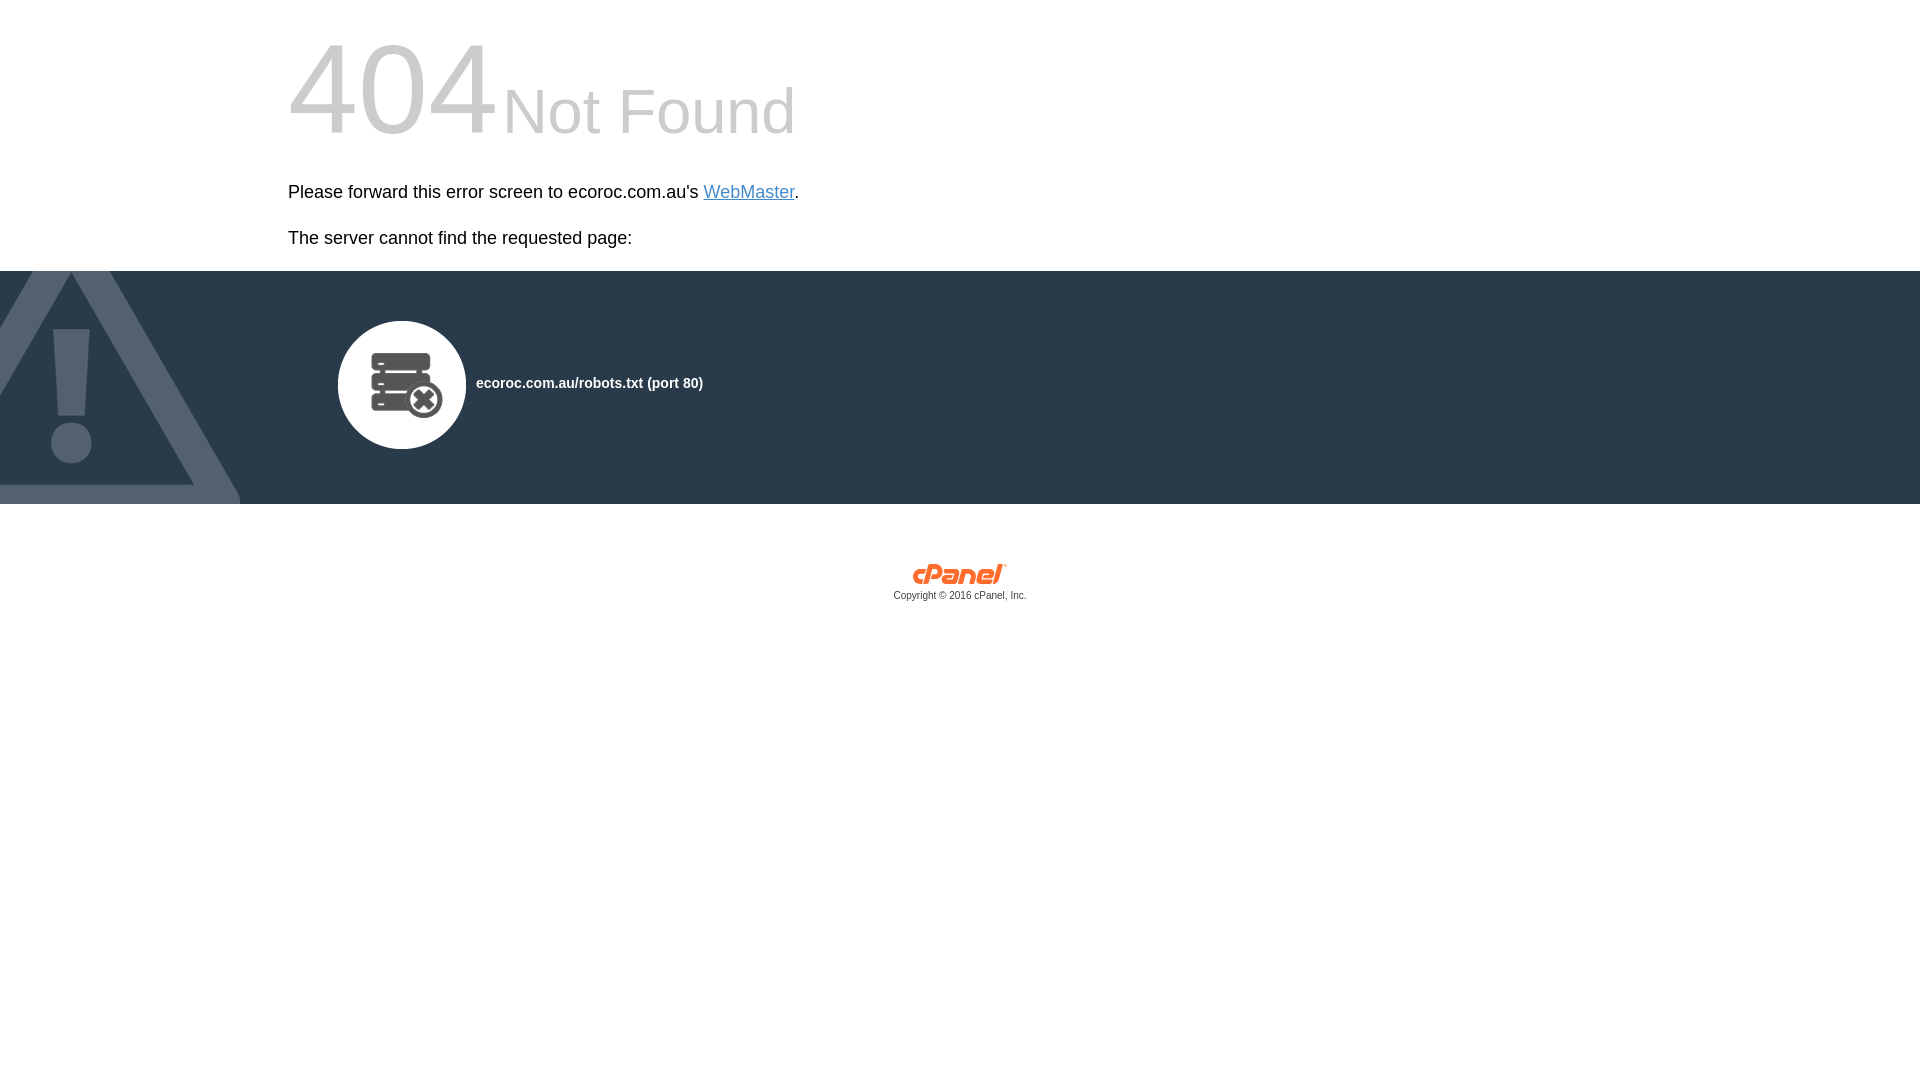  What do you see at coordinates (748, 192) in the screenshot?
I see `'WebMaster'` at bounding box center [748, 192].